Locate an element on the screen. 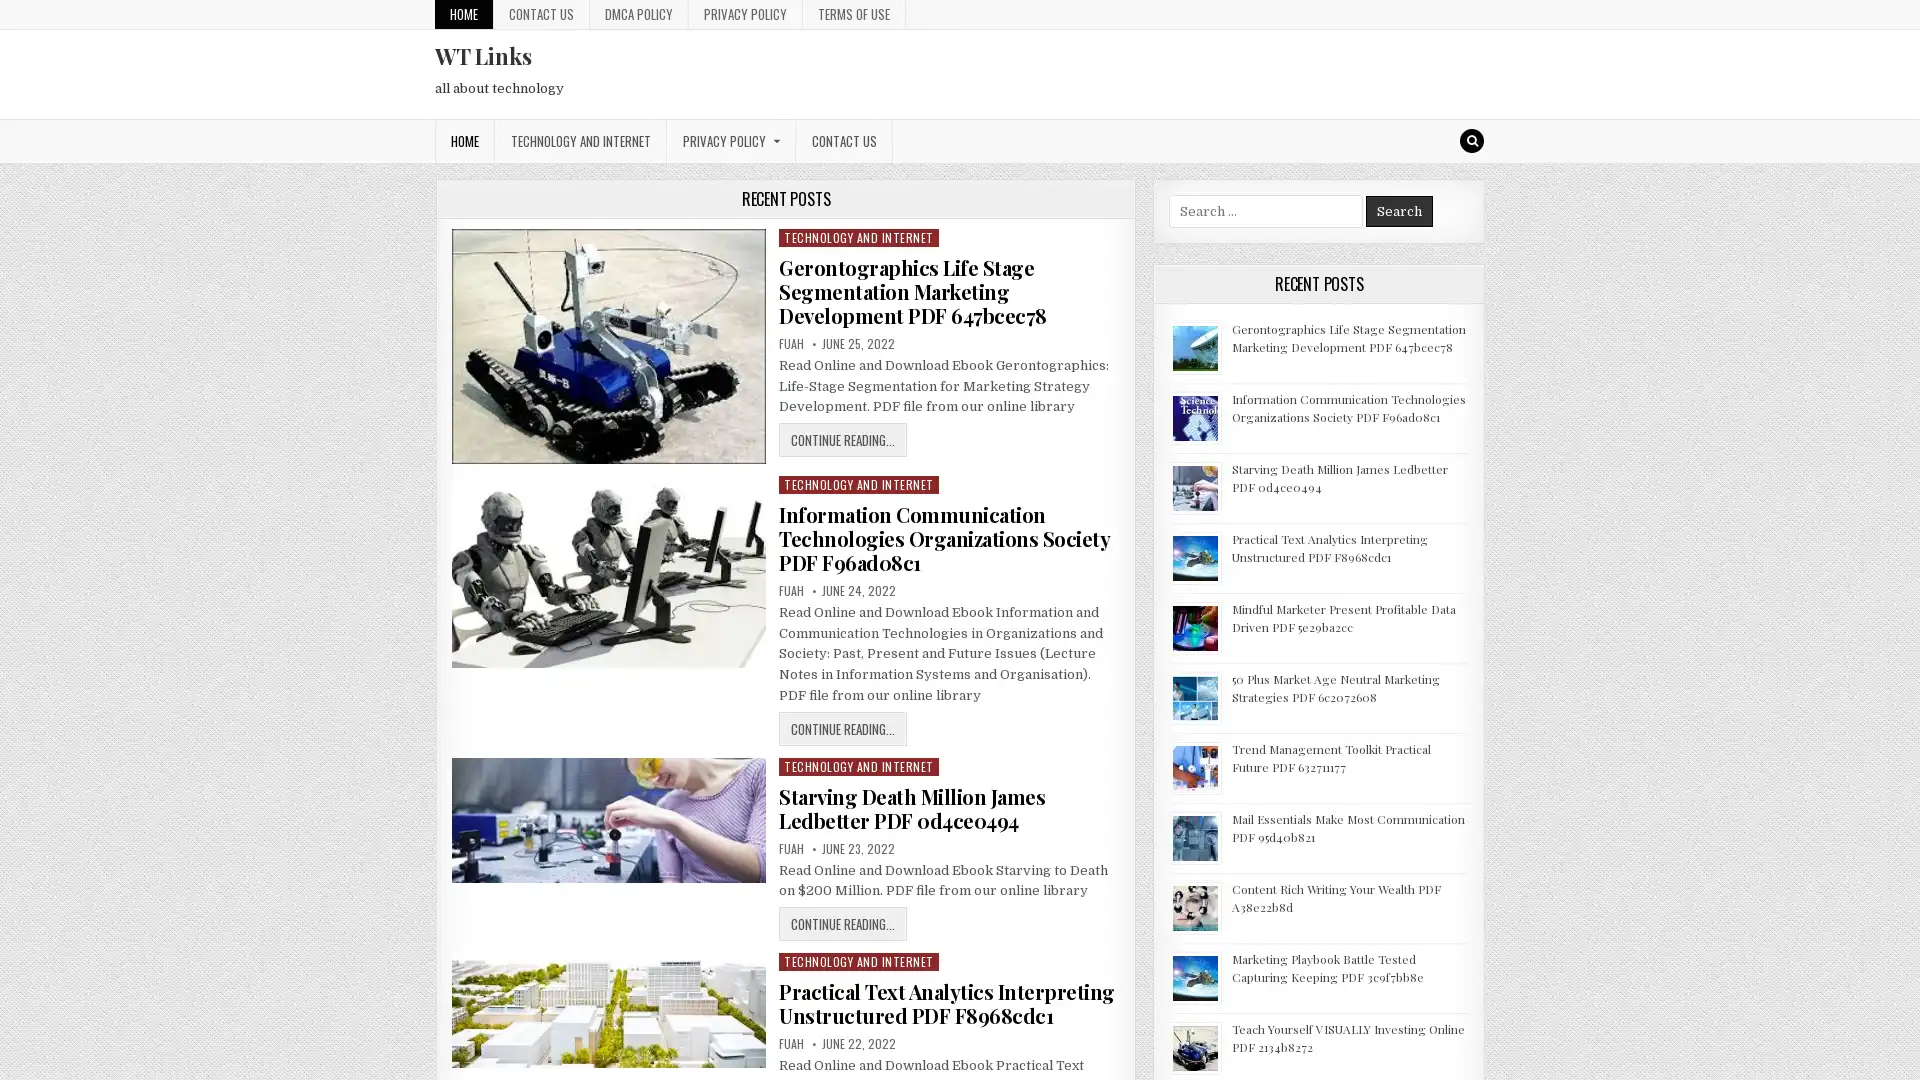  Search is located at coordinates (1398, 211).